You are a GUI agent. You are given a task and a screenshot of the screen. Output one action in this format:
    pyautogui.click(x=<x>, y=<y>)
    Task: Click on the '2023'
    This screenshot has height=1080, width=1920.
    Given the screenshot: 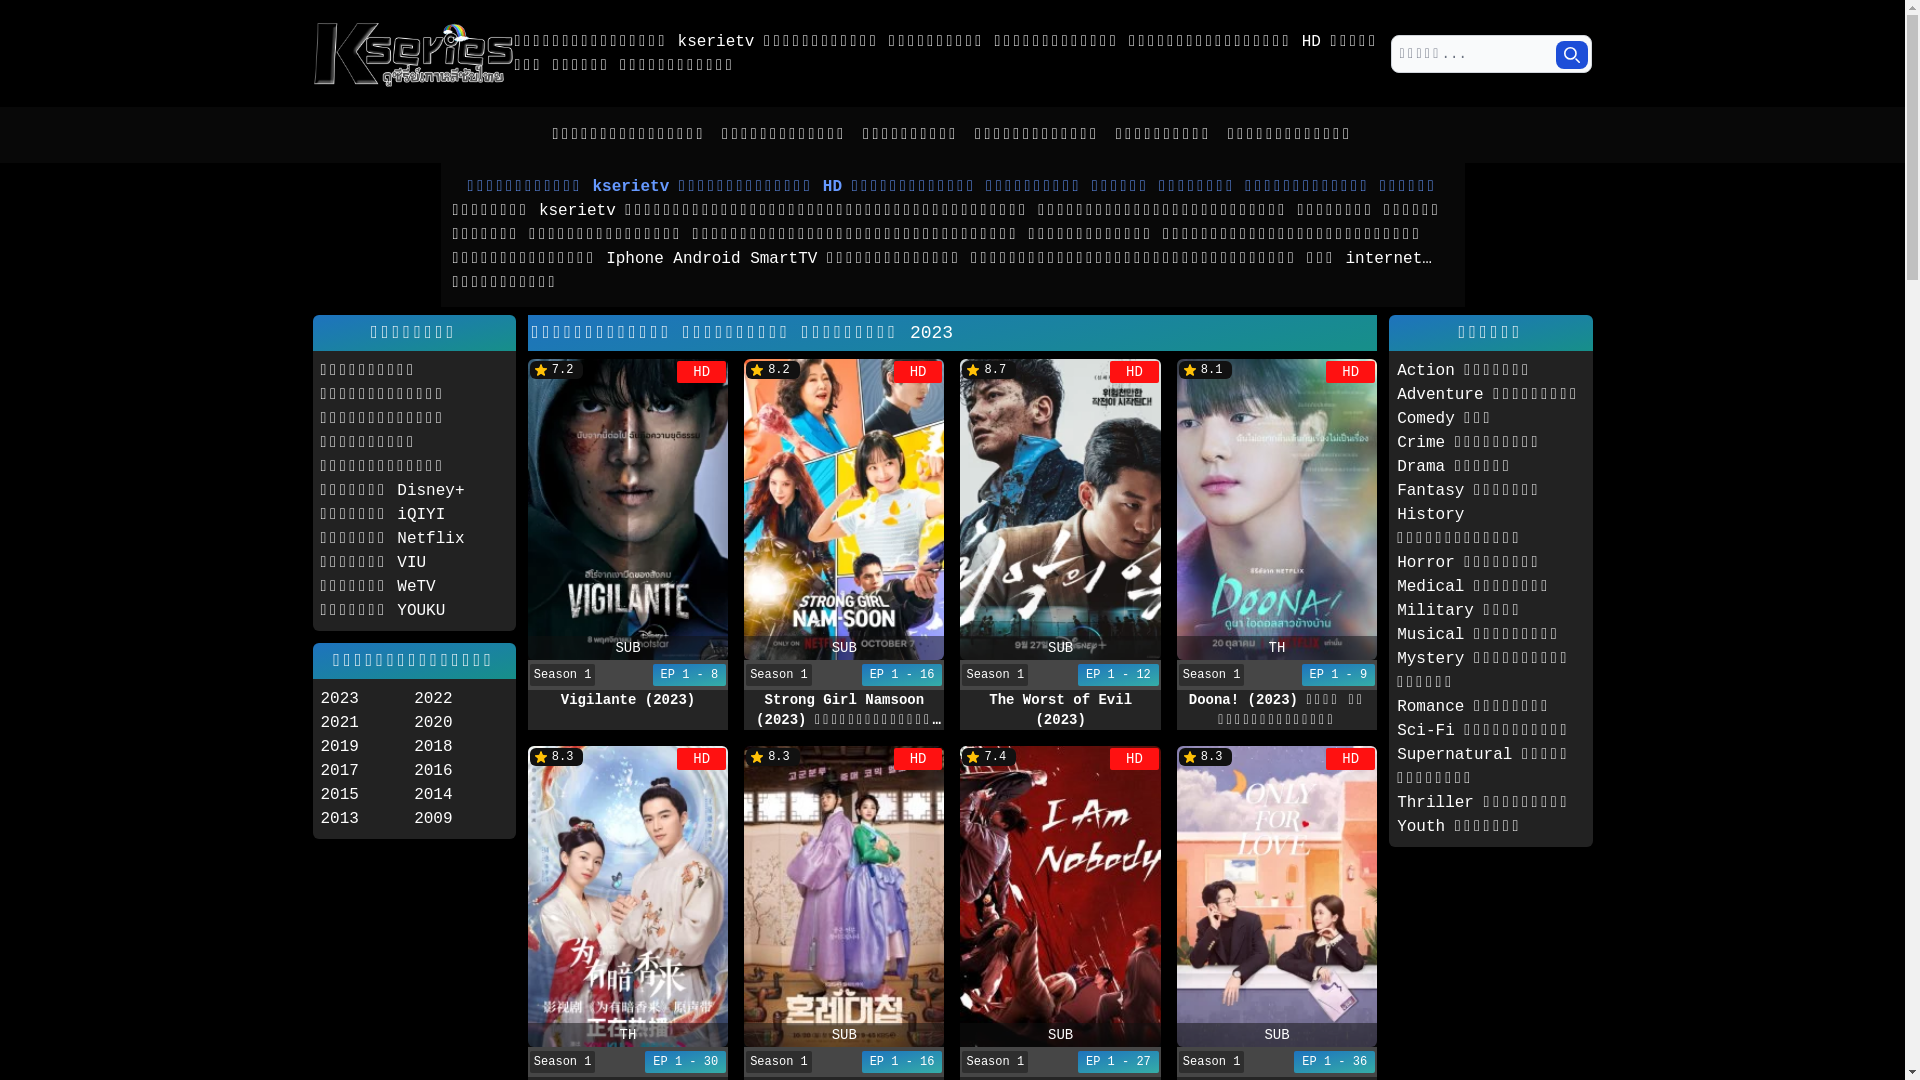 What is the action you would take?
    pyautogui.click(x=320, y=697)
    